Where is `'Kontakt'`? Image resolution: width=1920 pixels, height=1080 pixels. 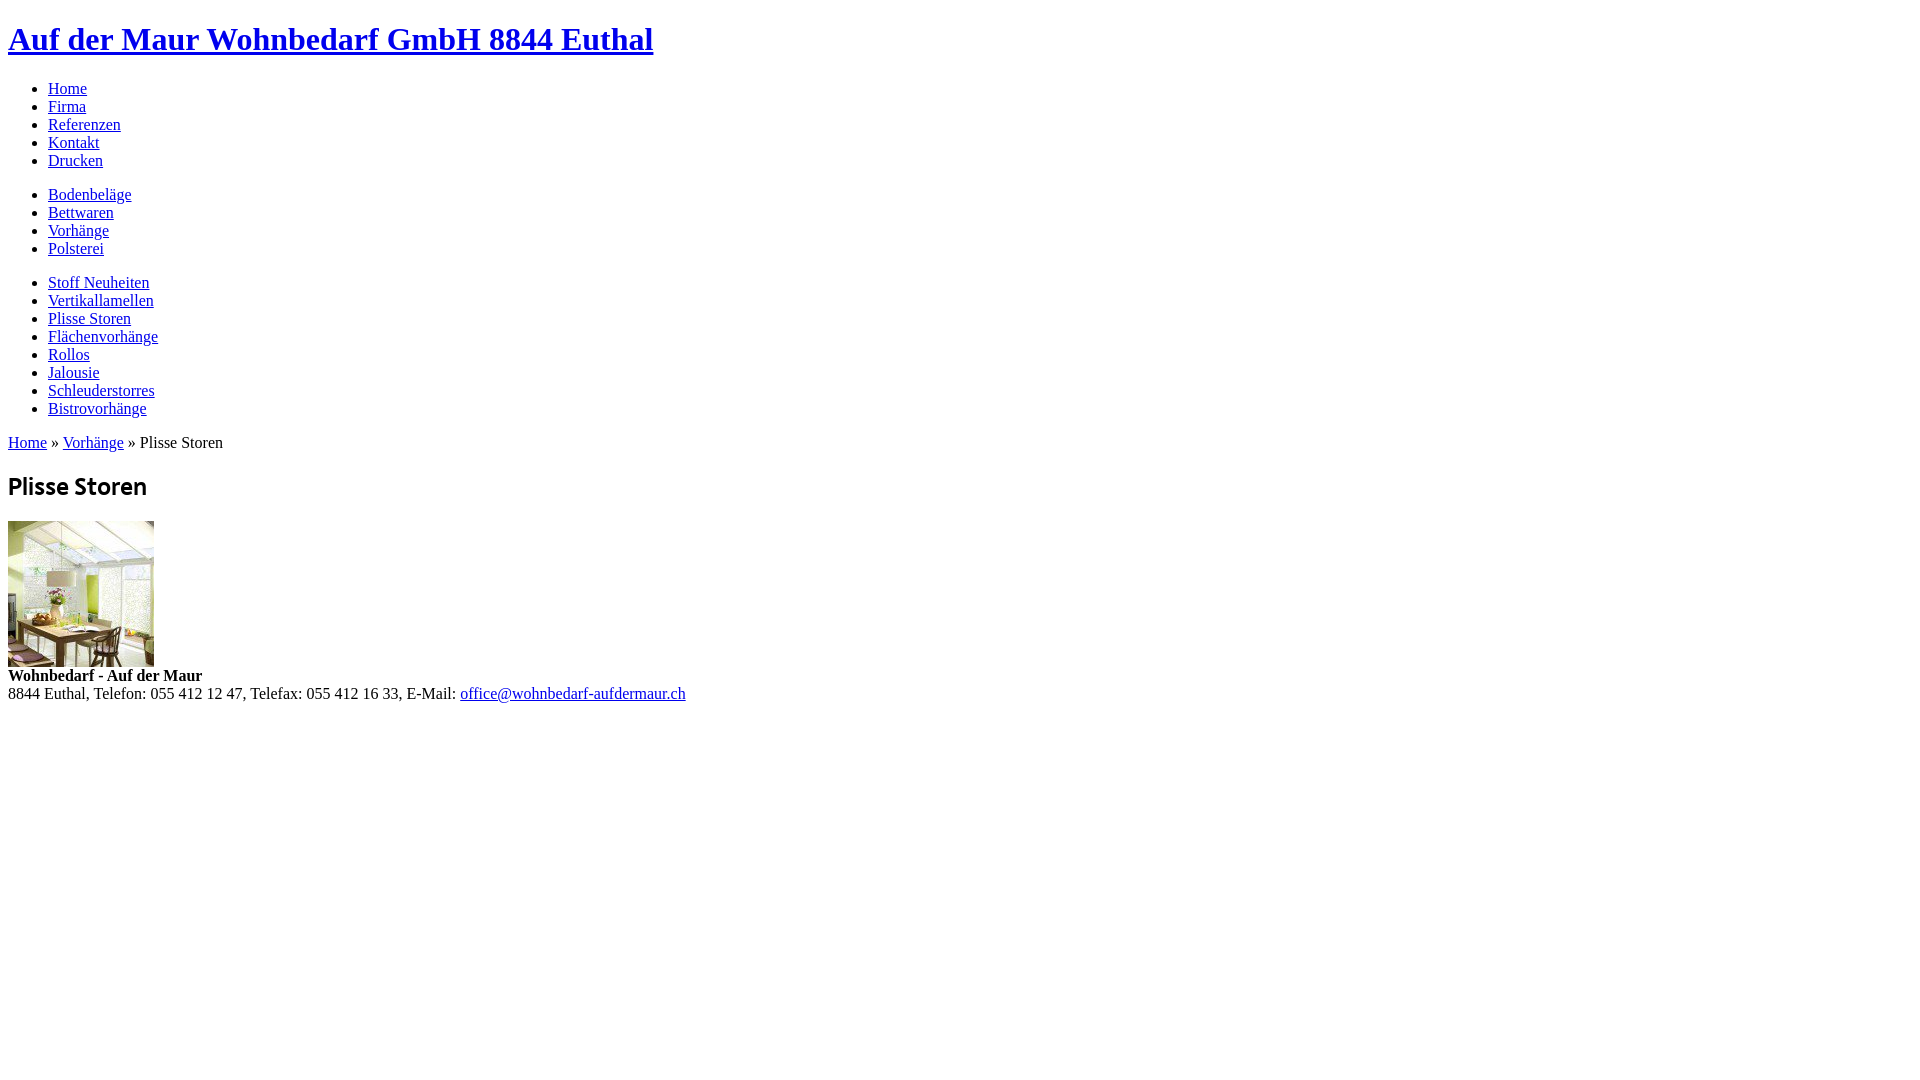 'Kontakt' is located at coordinates (73, 141).